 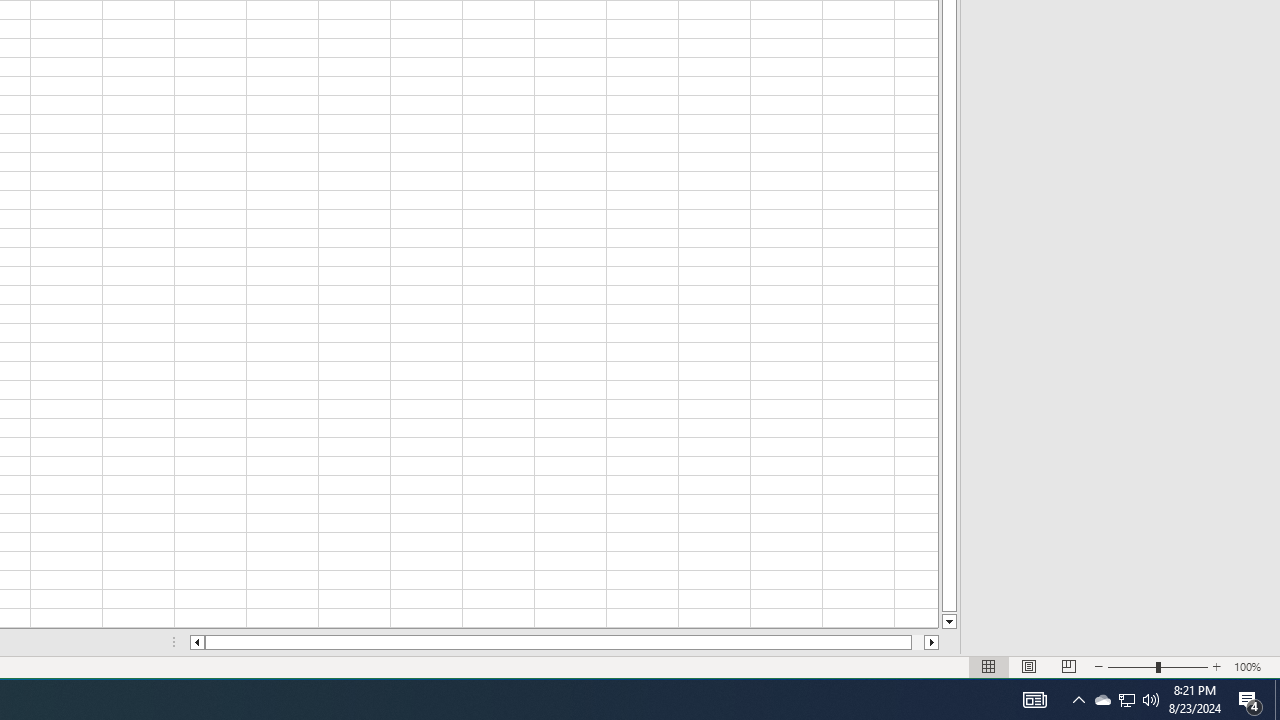 What do you see at coordinates (1078, 698) in the screenshot?
I see `'Notification Chevron'` at bounding box center [1078, 698].